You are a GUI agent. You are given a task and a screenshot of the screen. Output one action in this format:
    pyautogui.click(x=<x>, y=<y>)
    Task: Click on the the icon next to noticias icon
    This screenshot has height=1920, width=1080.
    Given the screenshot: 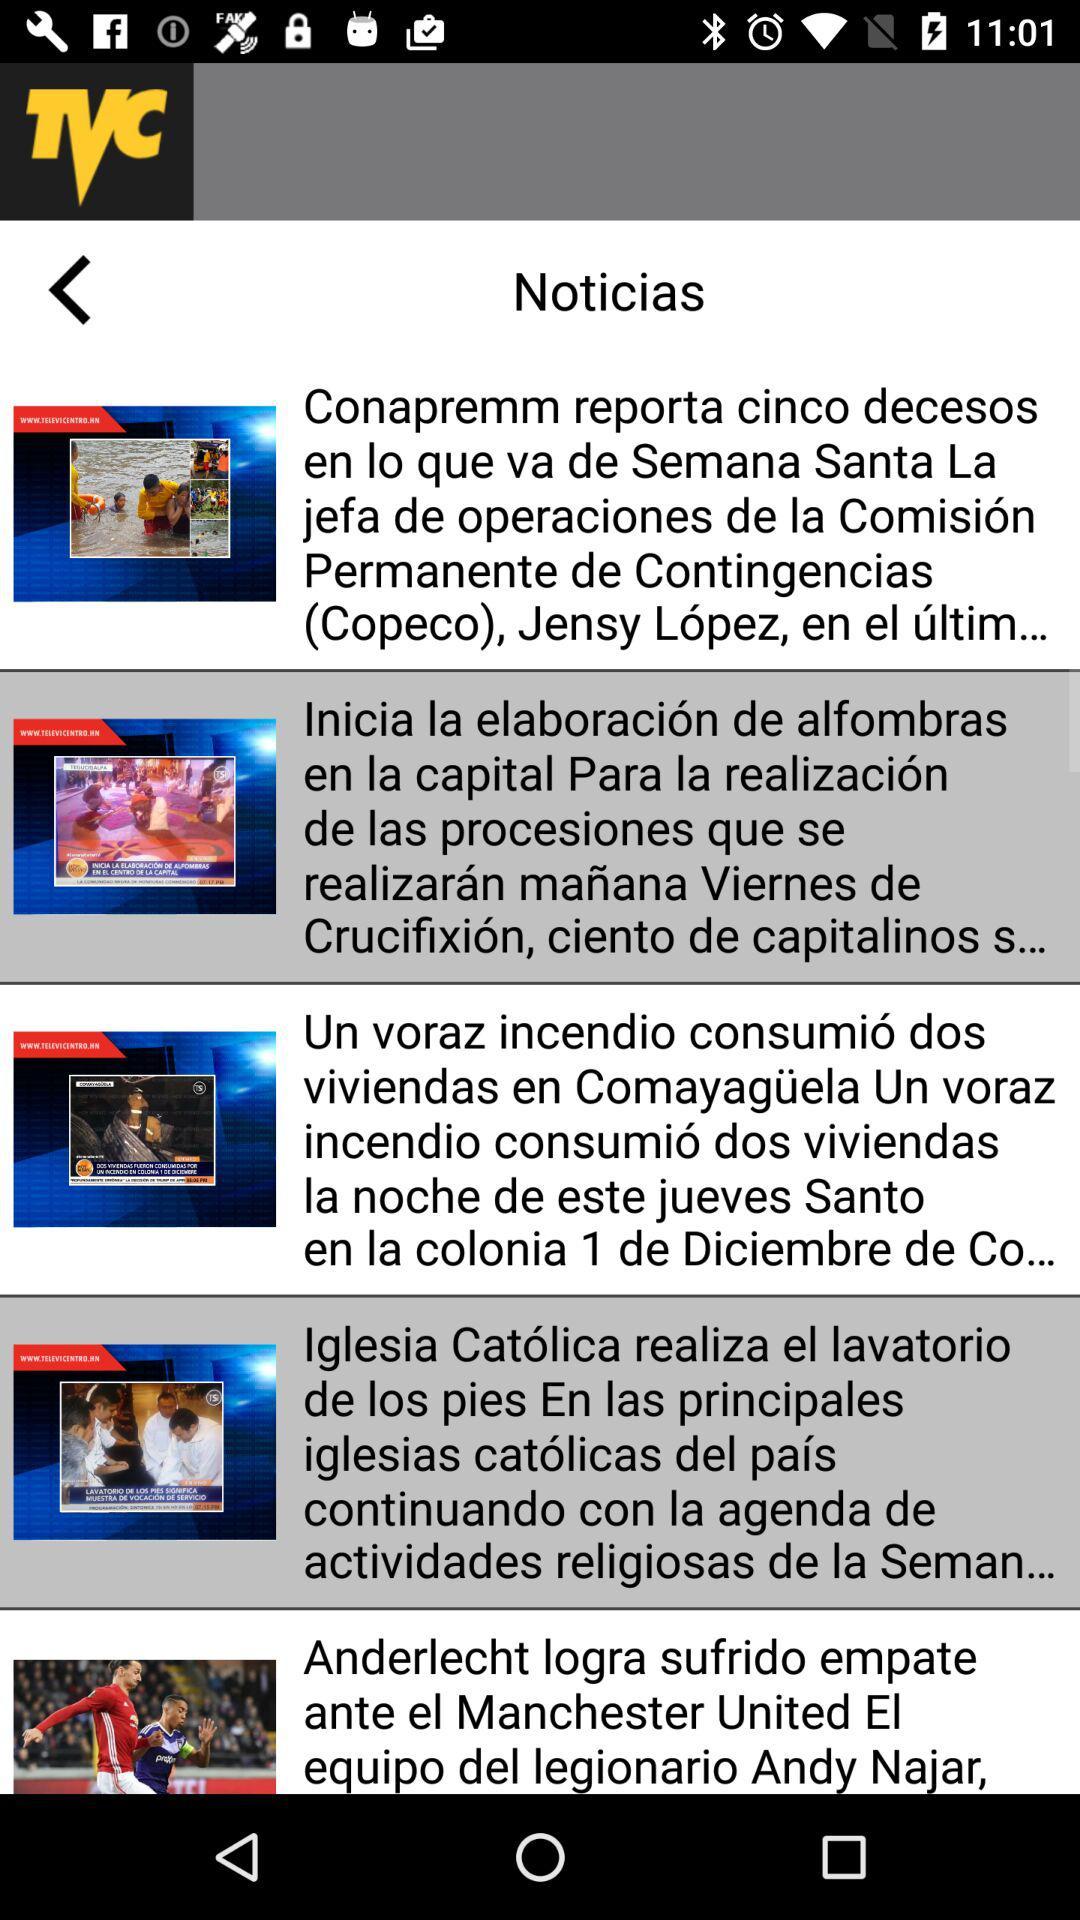 What is the action you would take?
    pyautogui.click(x=68, y=288)
    